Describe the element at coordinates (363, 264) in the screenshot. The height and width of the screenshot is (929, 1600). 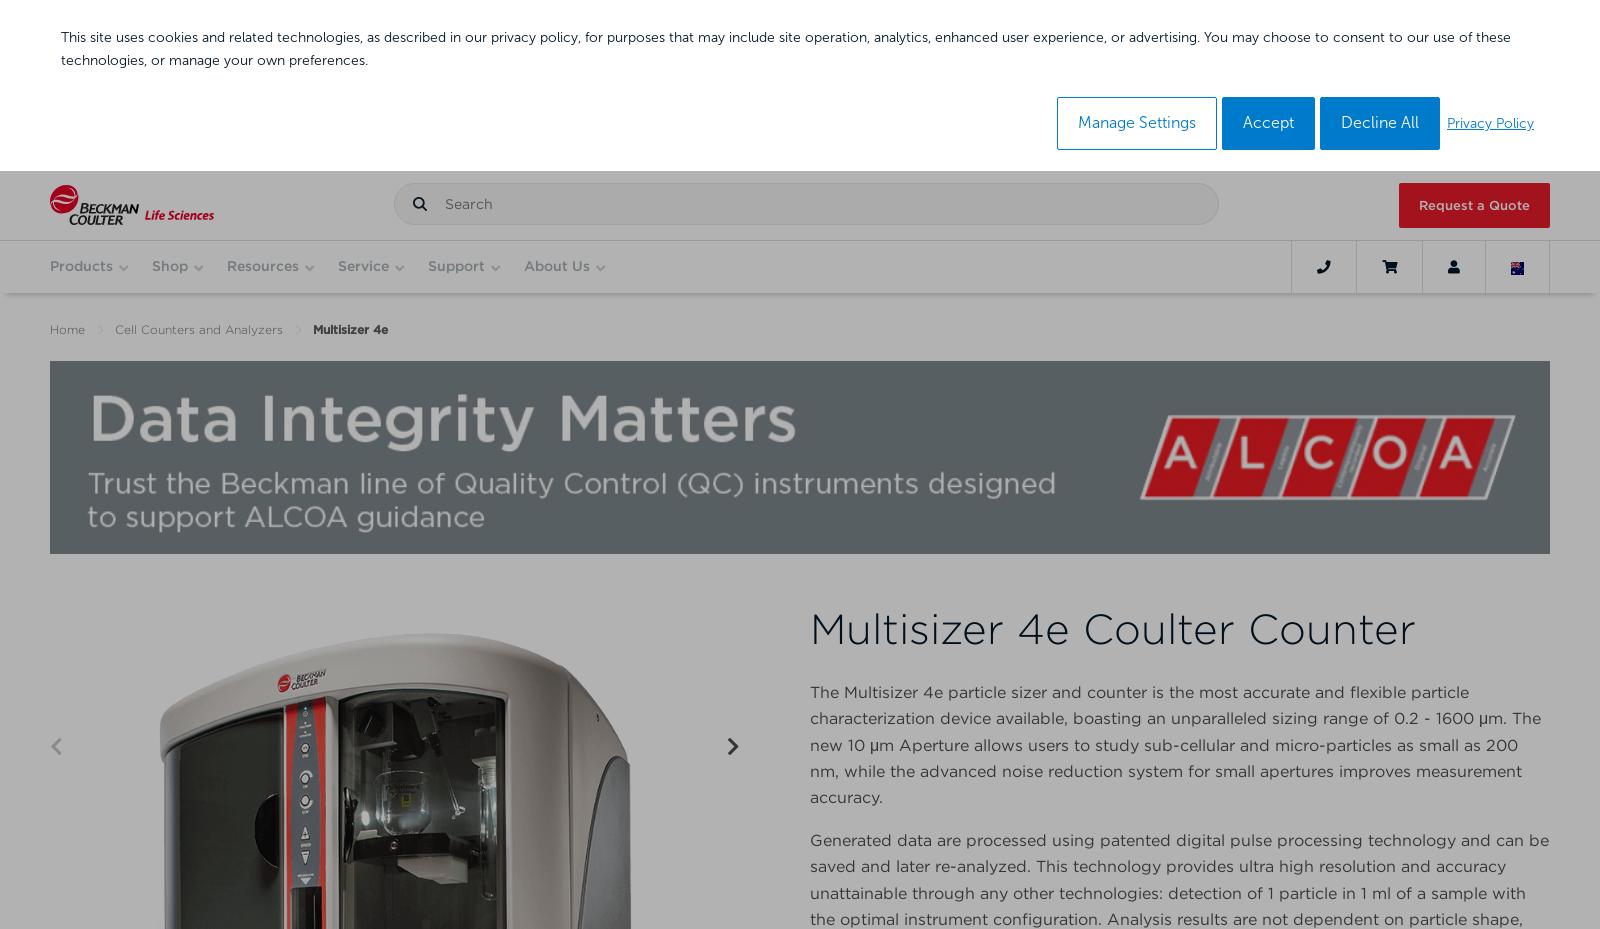
I see `'Service'` at that location.